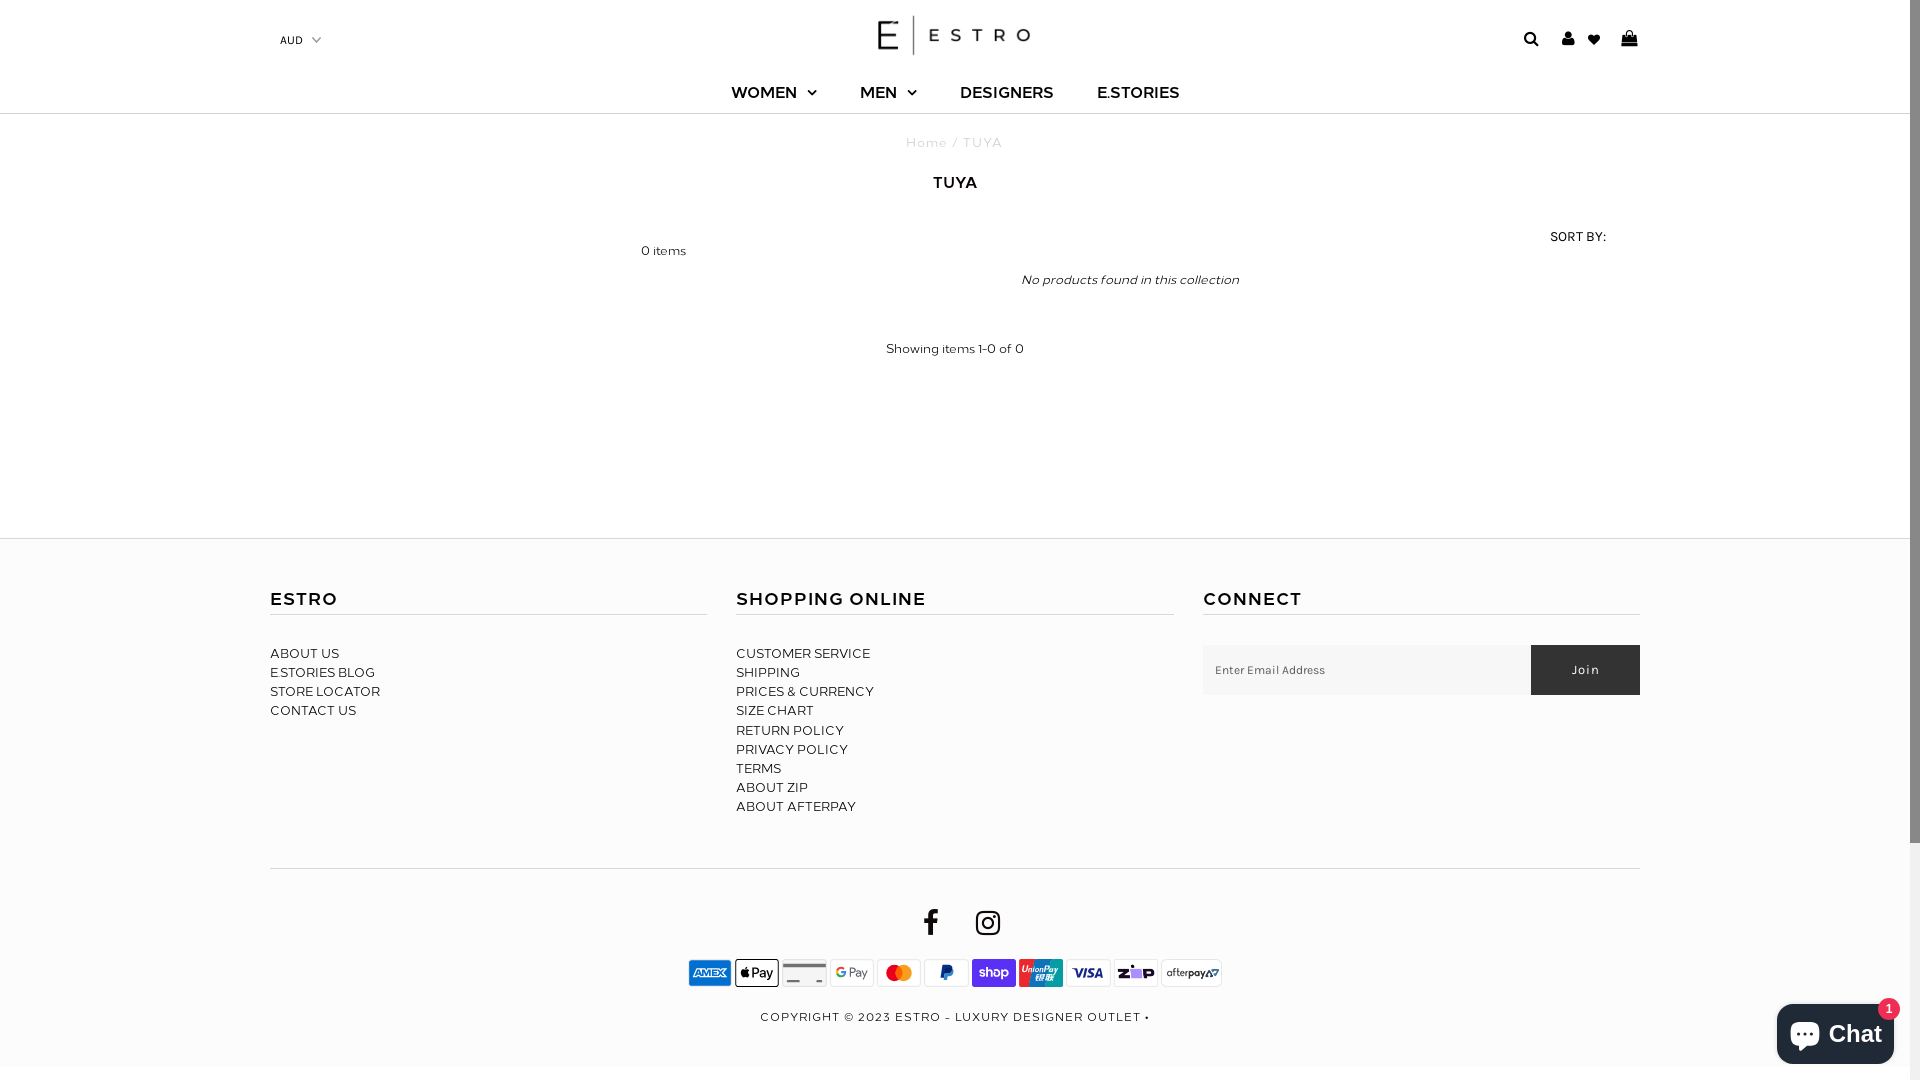  Describe the element at coordinates (925, 141) in the screenshot. I see `'Home'` at that location.